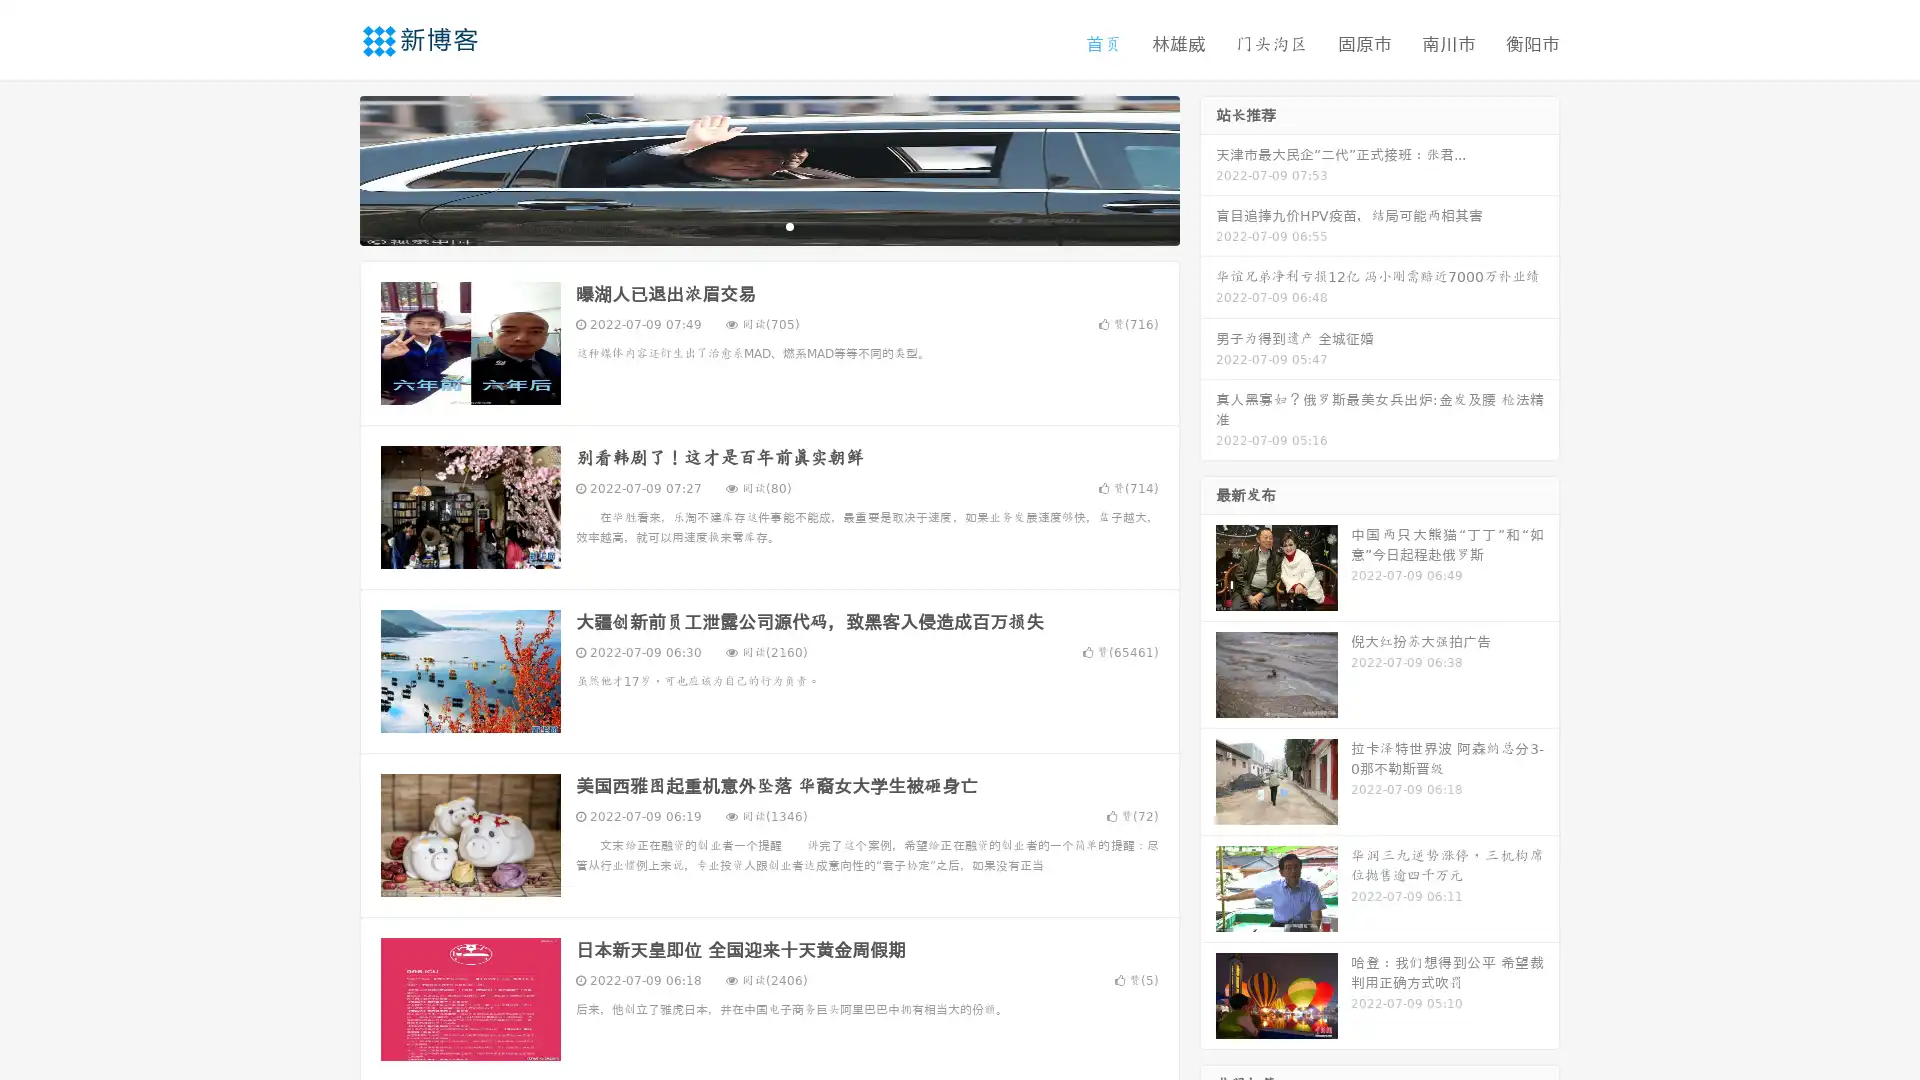 The height and width of the screenshot is (1080, 1920). I want to click on Next slide, so click(1208, 168).